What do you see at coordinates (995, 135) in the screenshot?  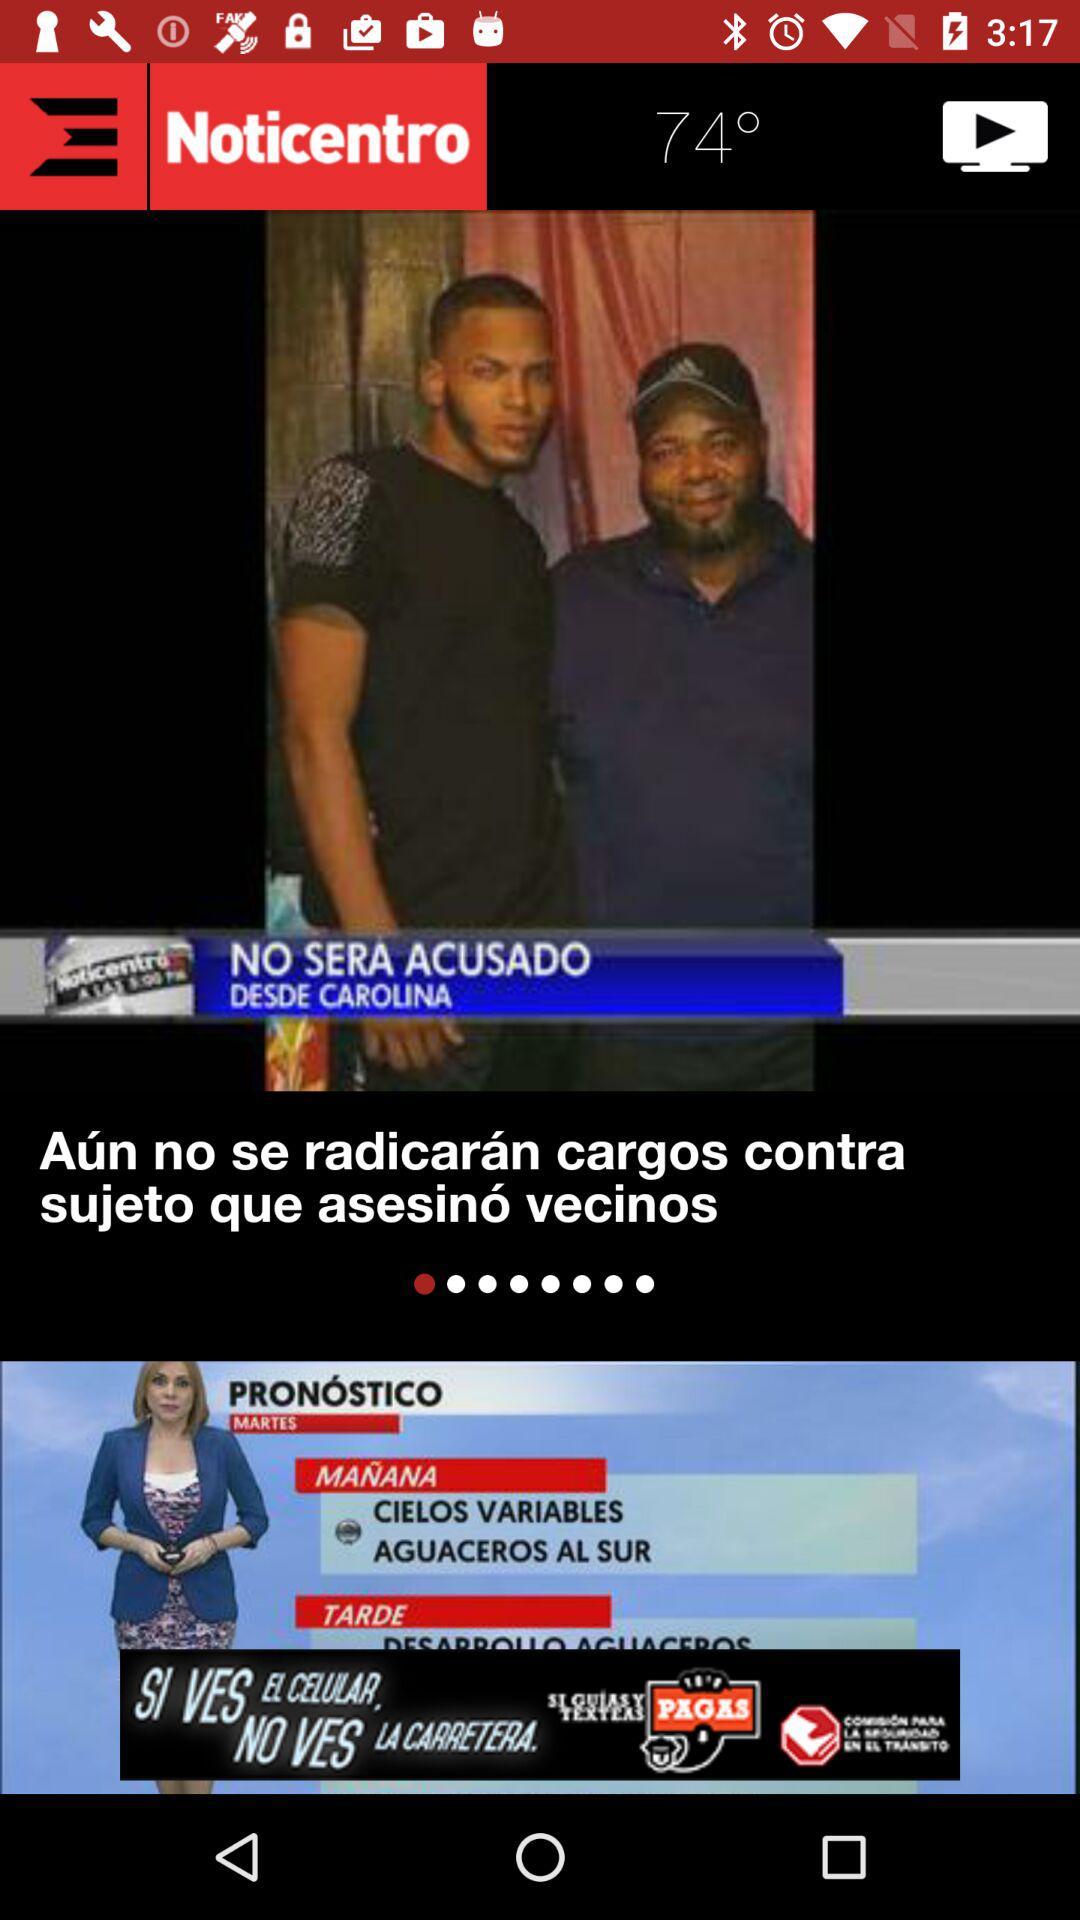 I see `the play icon` at bounding box center [995, 135].